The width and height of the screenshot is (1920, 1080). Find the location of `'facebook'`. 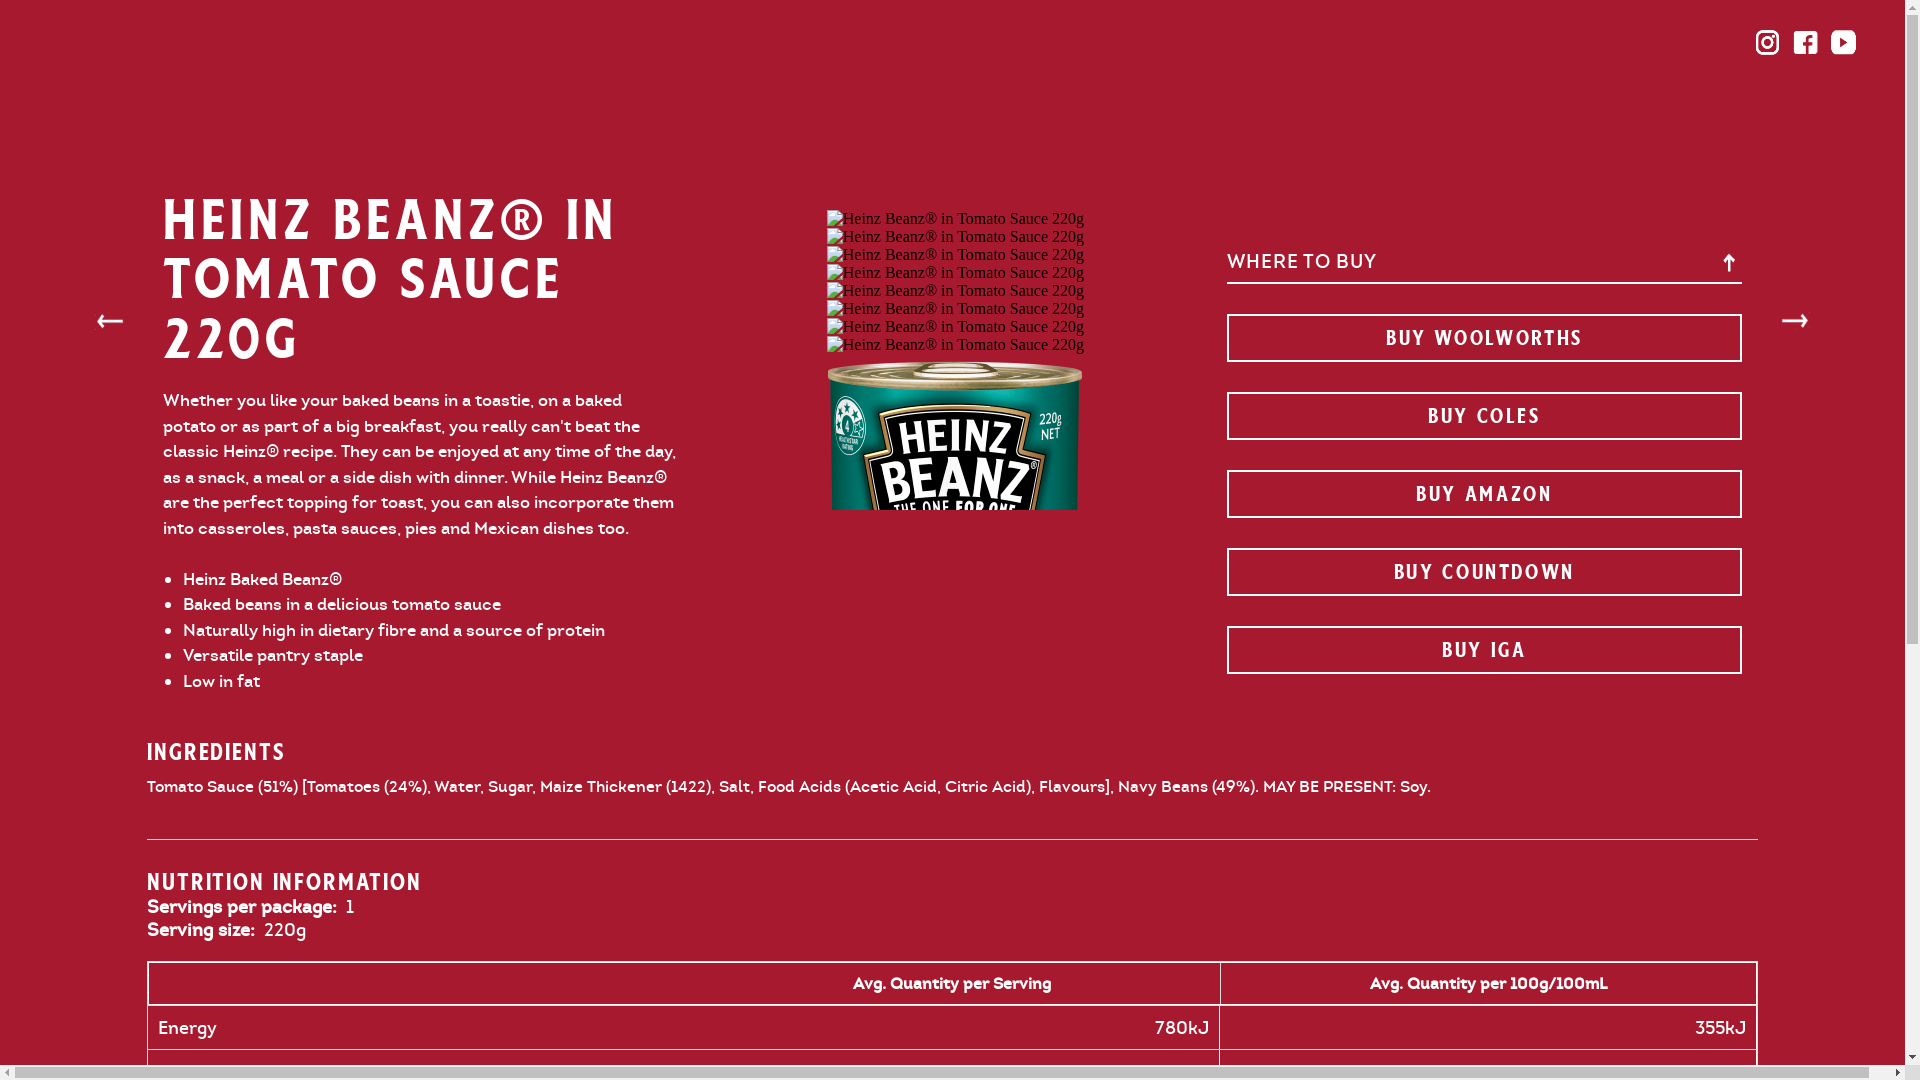

'facebook' is located at coordinates (1805, 42).